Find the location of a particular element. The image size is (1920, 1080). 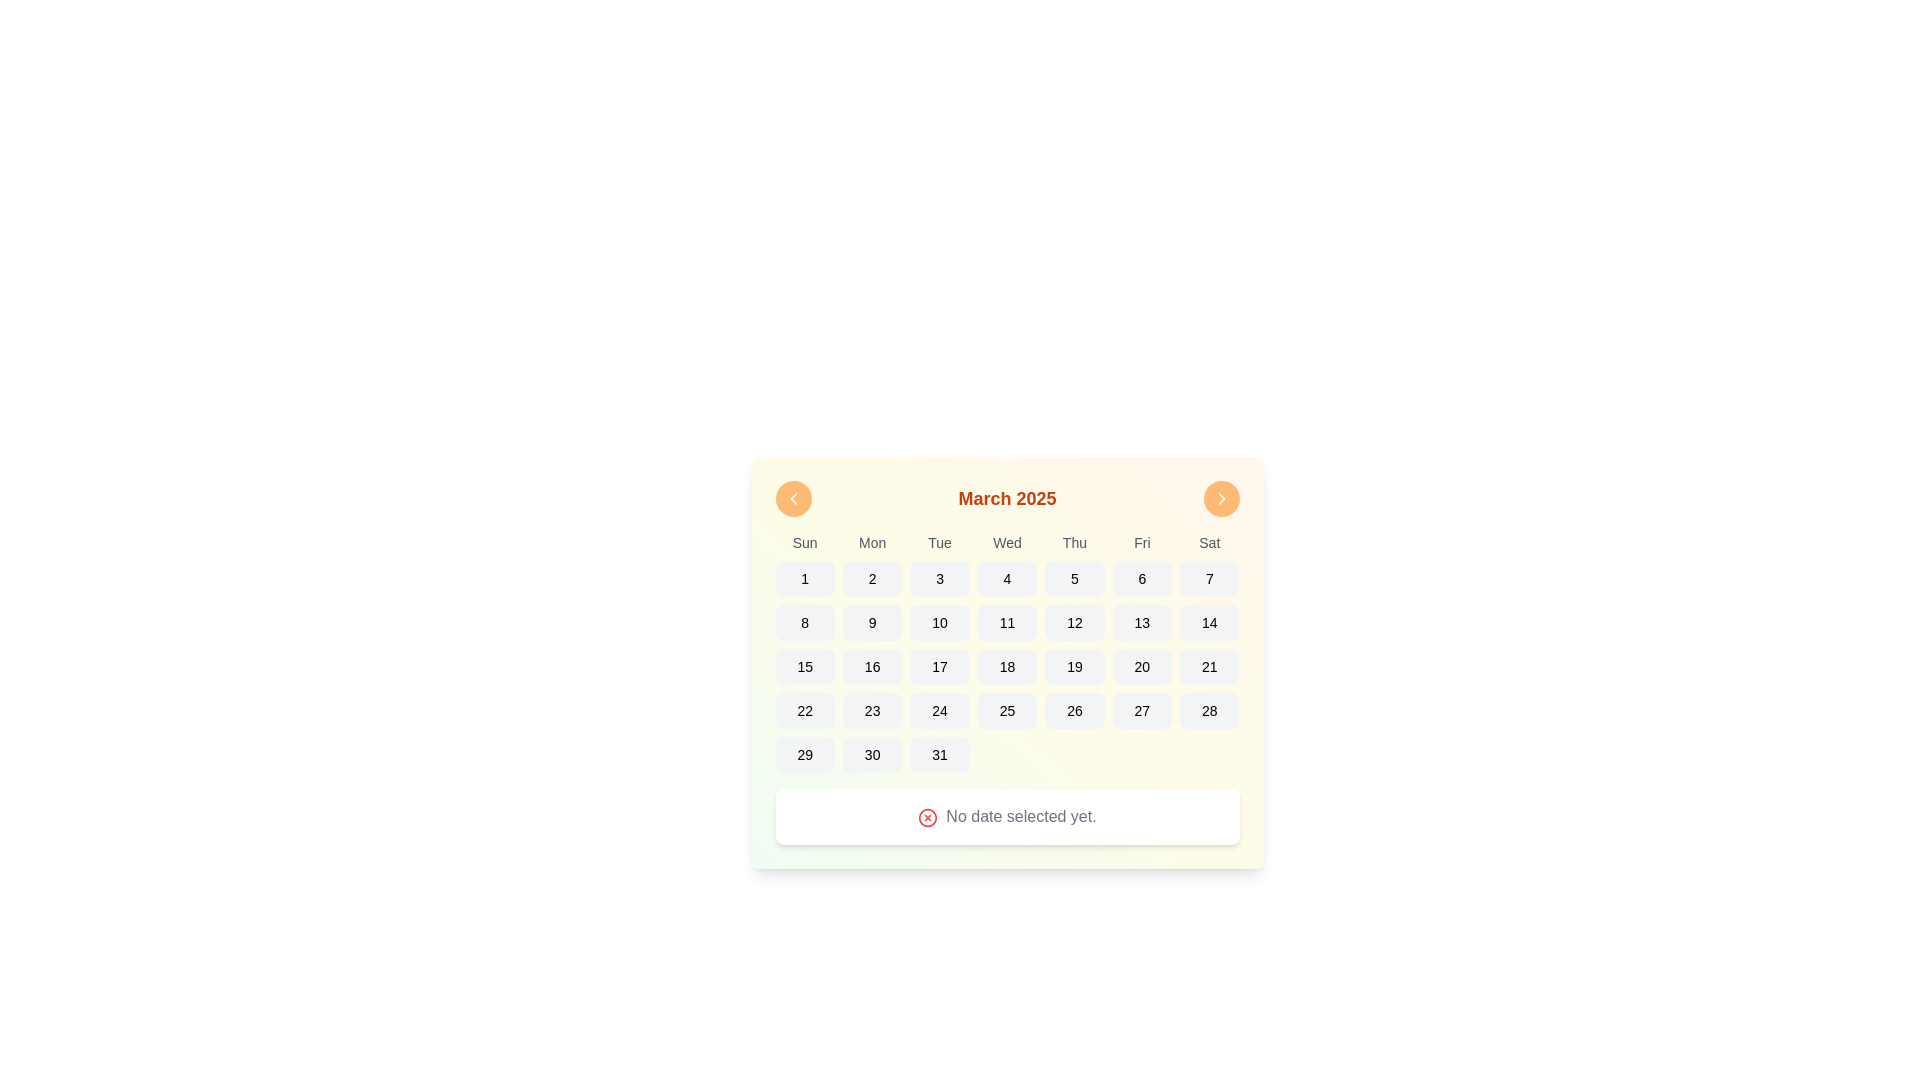

the calendar date button representing the 6th day of the month located under the 'Fri' column is located at coordinates (1142, 578).